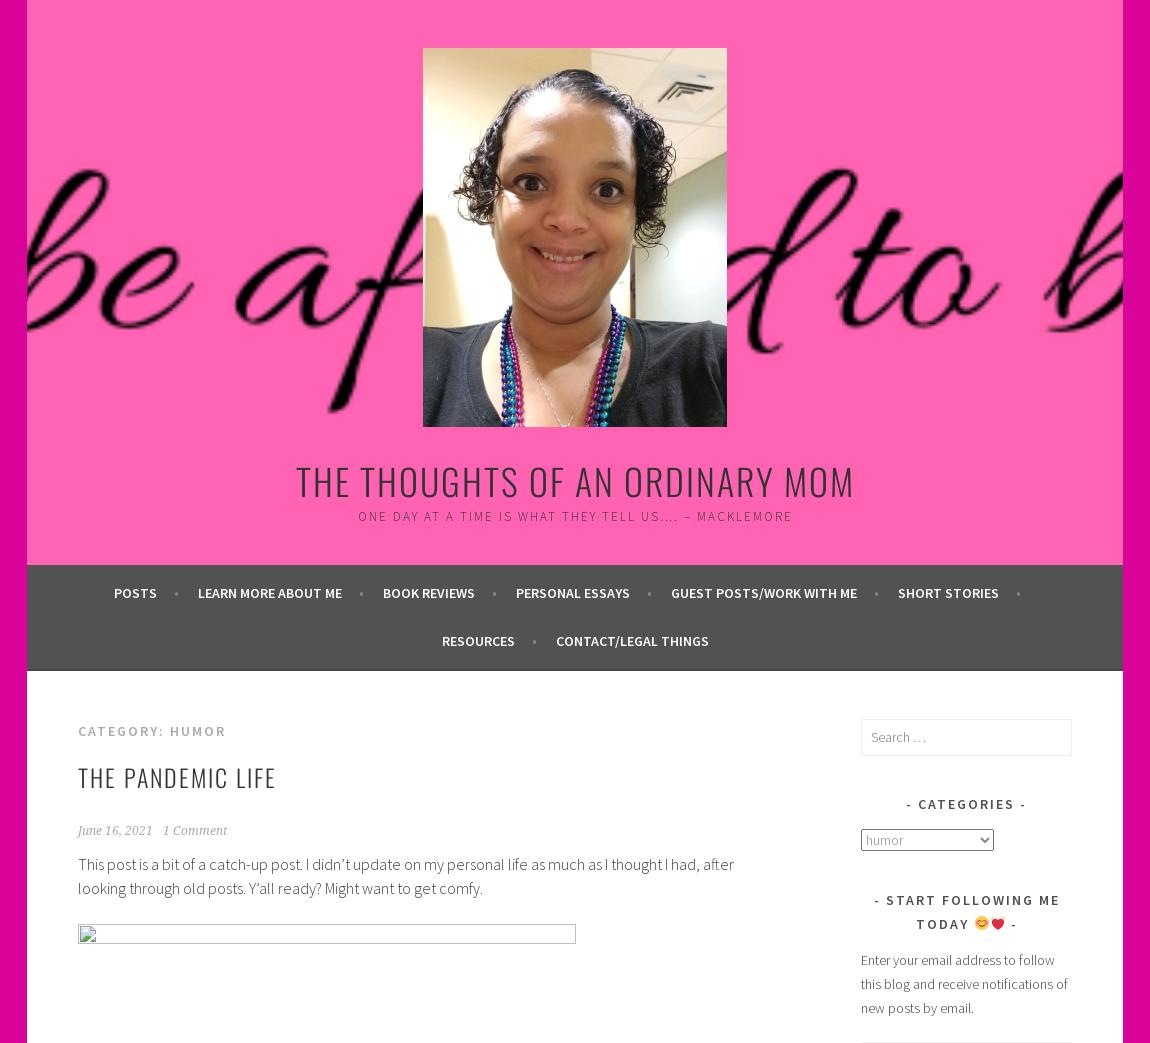  What do you see at coordinates (964, 983) in the screenshot?
I see `'Enter your email address to follow this blog and receive notifications of new posts by email.'` at bounding box center [964, 983].